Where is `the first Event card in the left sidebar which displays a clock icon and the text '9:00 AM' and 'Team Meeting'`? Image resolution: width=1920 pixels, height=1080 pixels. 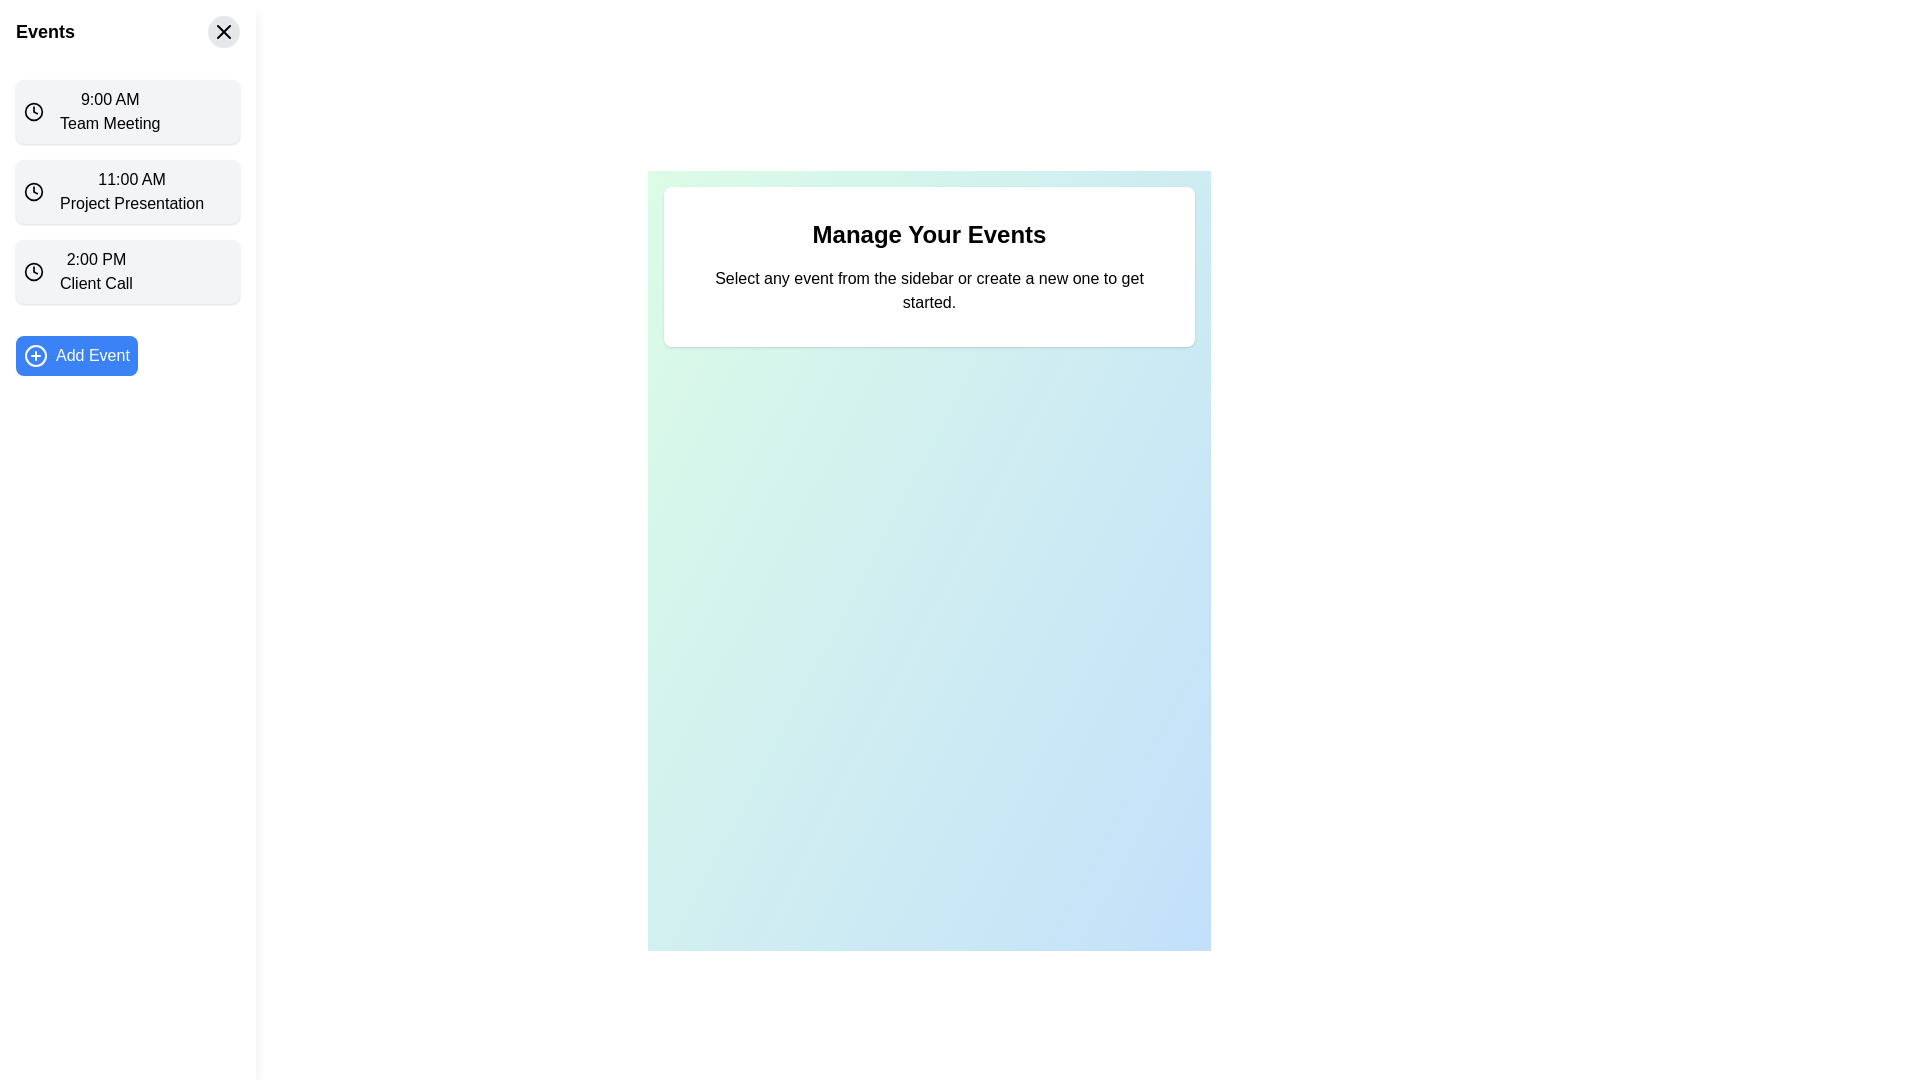 the first Event card in the left sidebar which displays a clock icon and the text '9:00 AM' and 'Team Meeting' is located at coordinates (127, 111).